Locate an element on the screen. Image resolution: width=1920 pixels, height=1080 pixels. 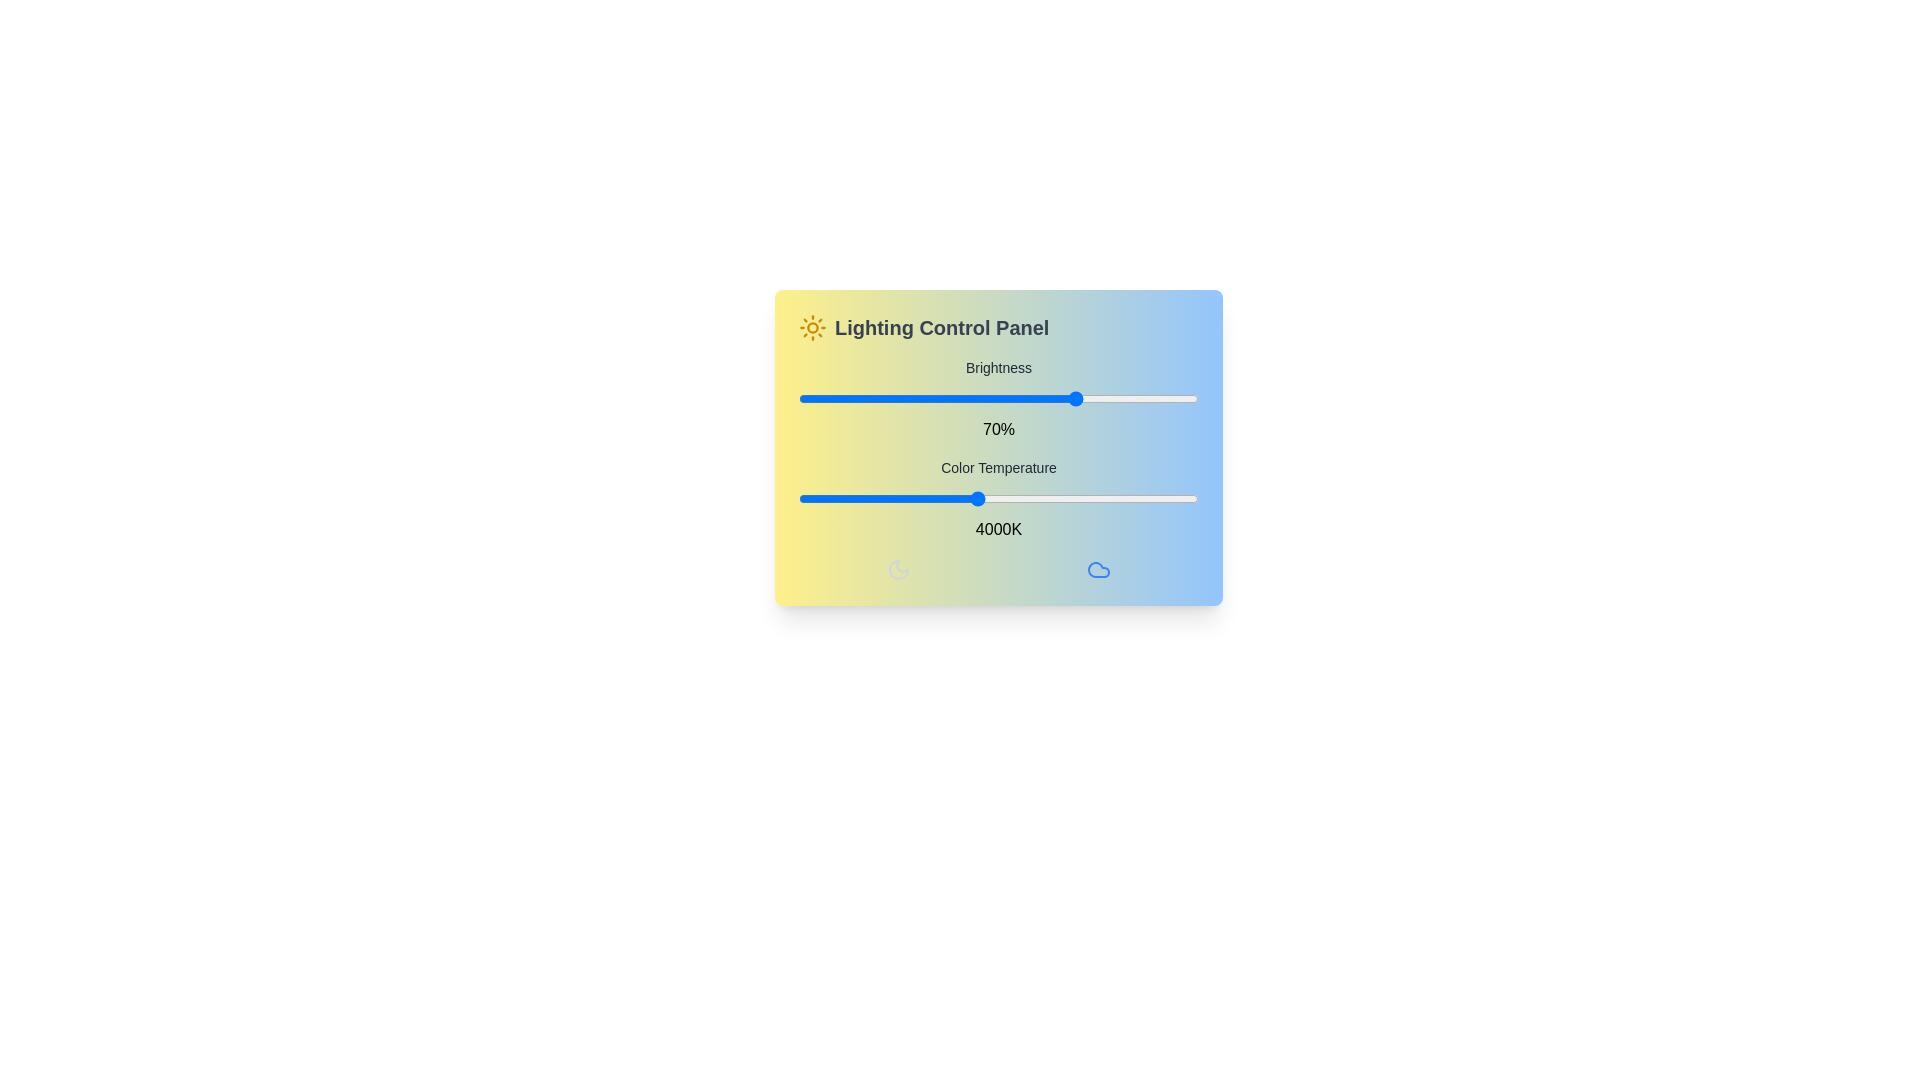
the color temperature slider to 3514 K is located at coordinates (932, 497).